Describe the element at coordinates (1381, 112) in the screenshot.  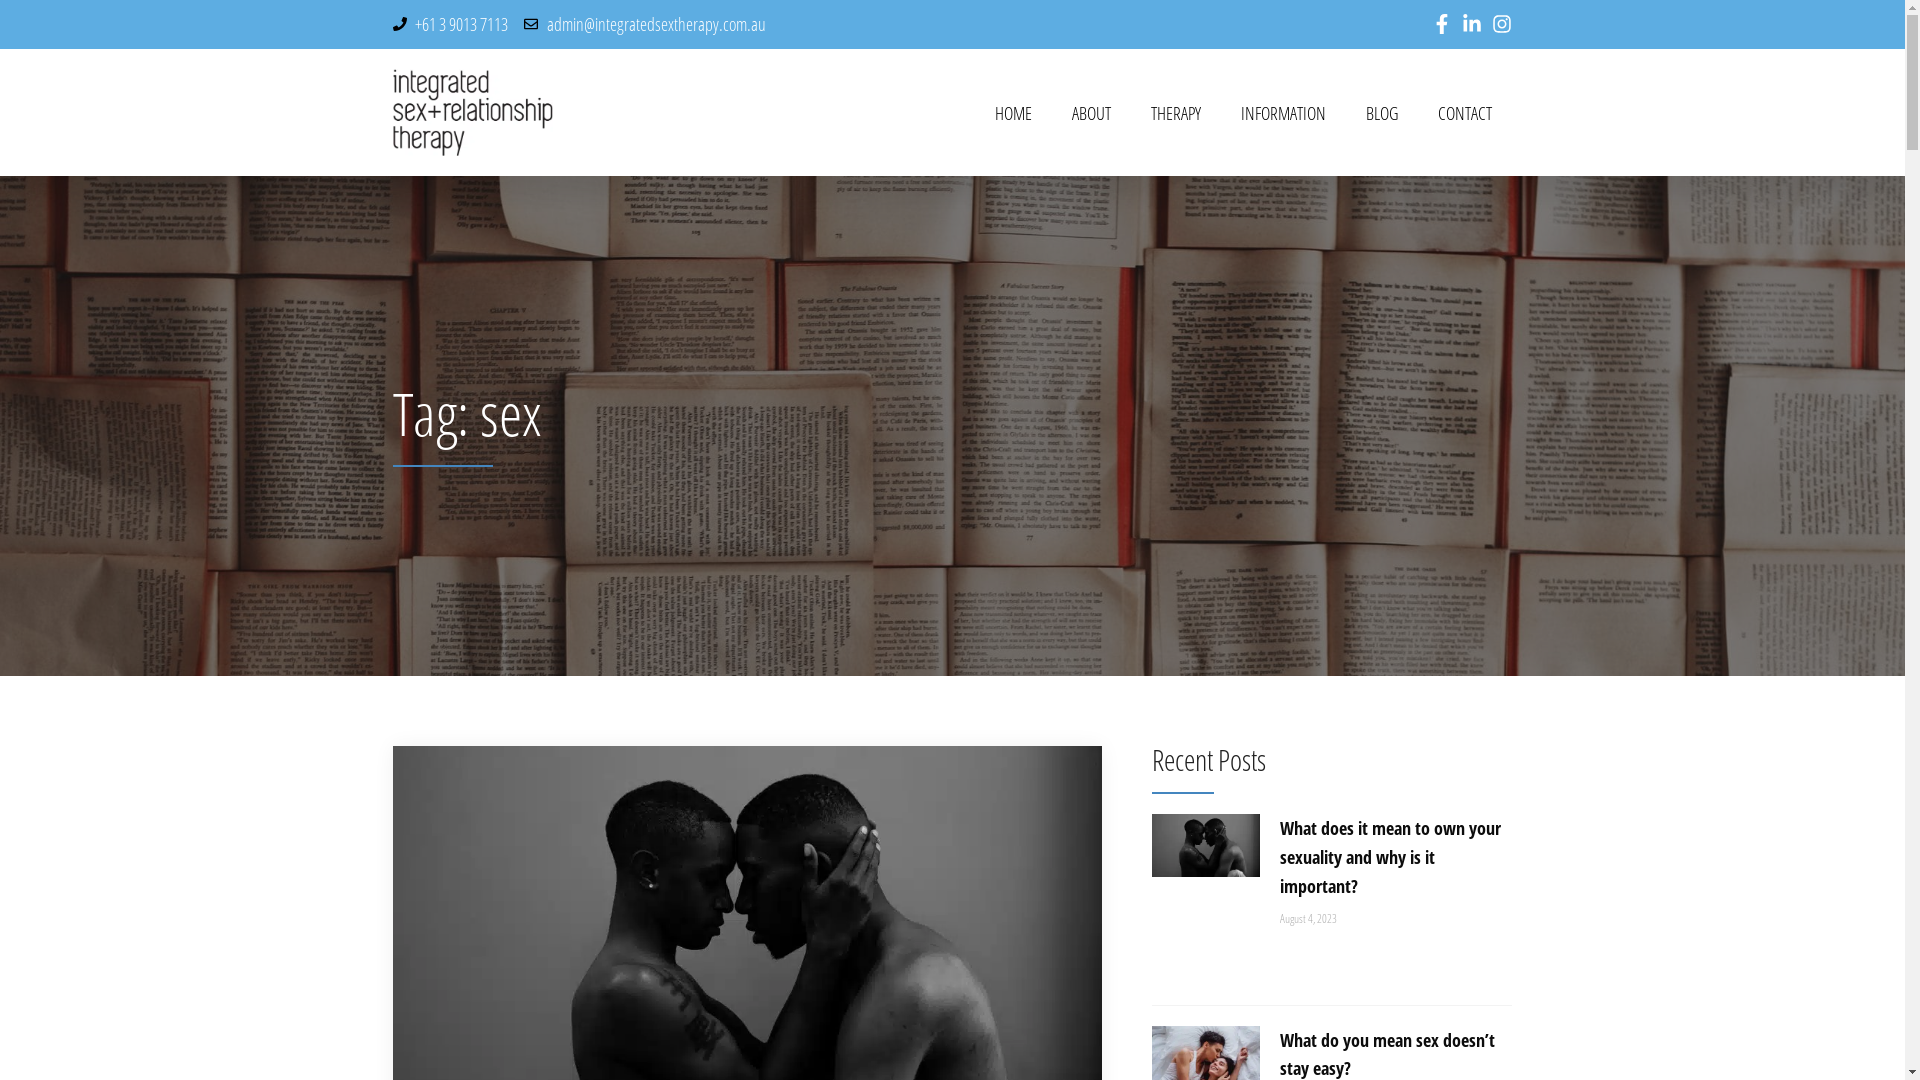
I see `'BLOG'` at that location.